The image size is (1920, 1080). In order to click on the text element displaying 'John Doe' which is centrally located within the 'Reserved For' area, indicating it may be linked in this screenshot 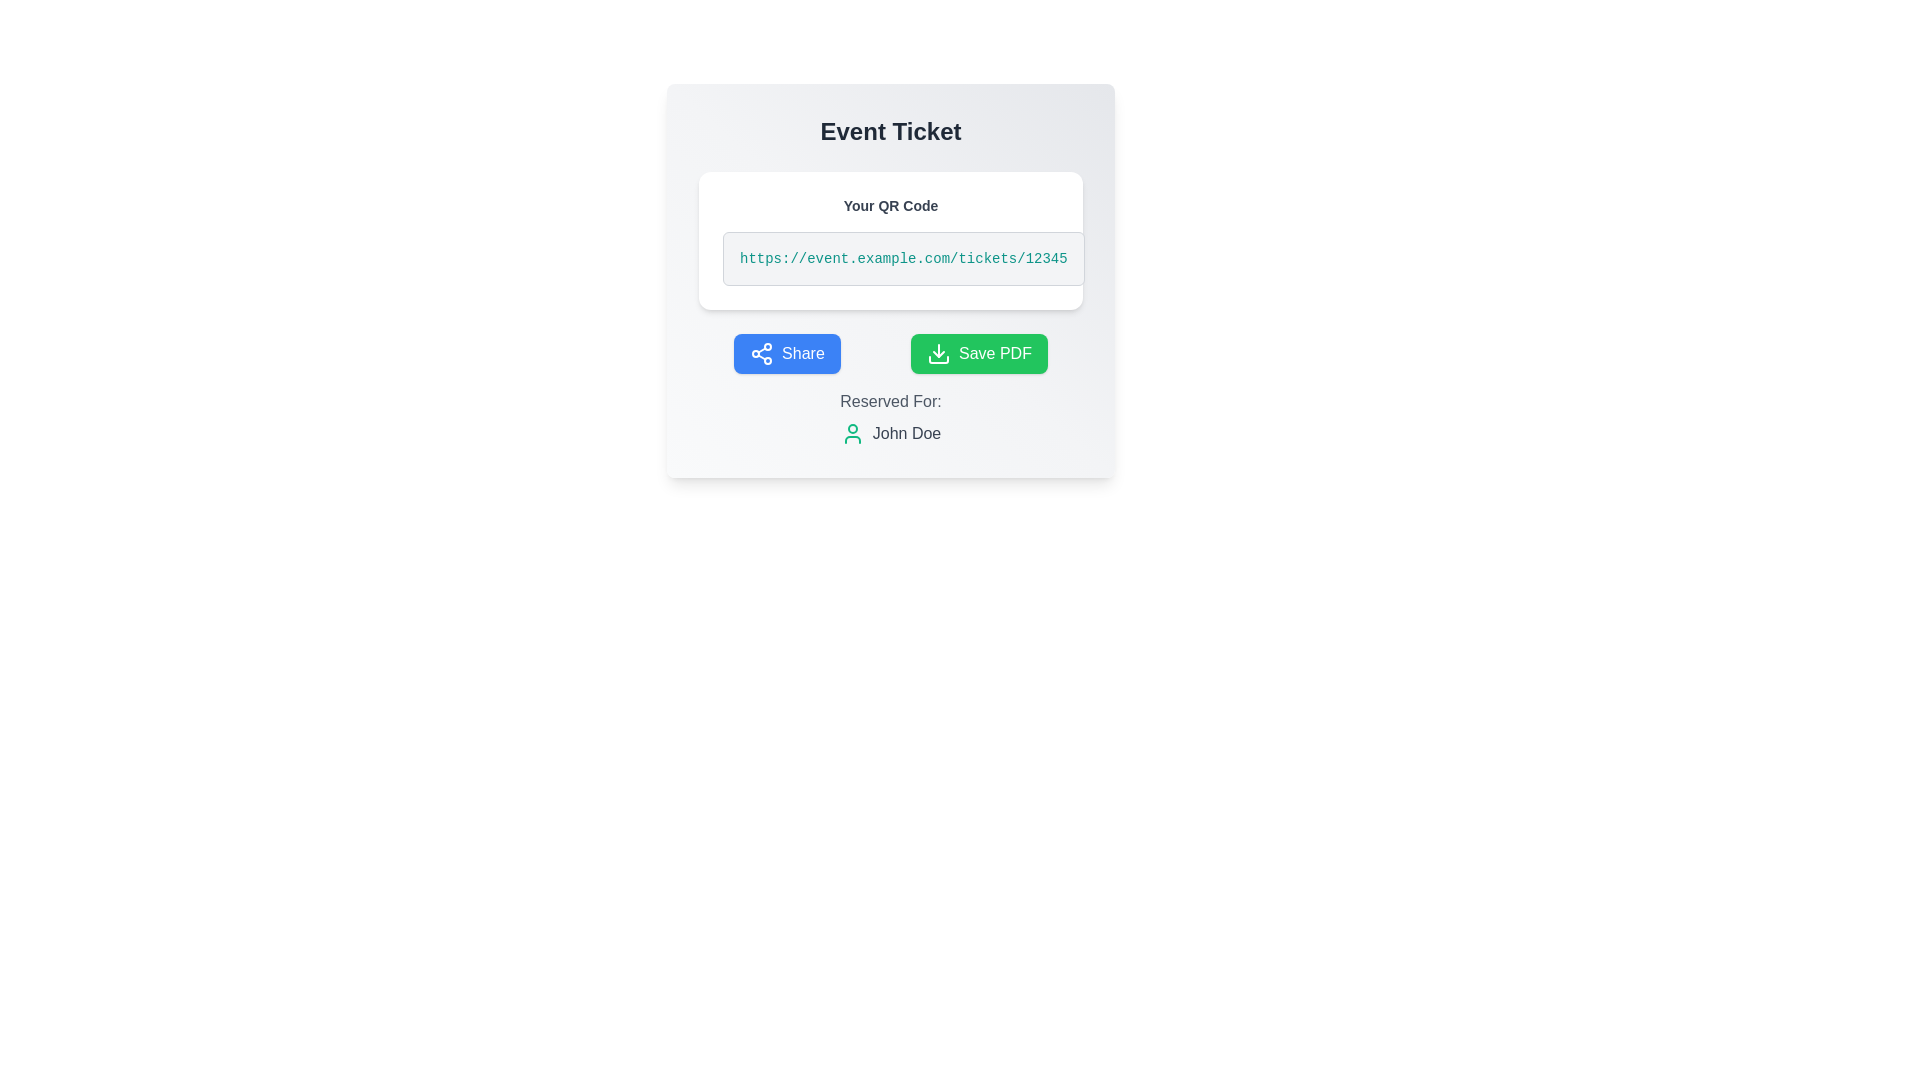, I will do `click(906, 433)`.